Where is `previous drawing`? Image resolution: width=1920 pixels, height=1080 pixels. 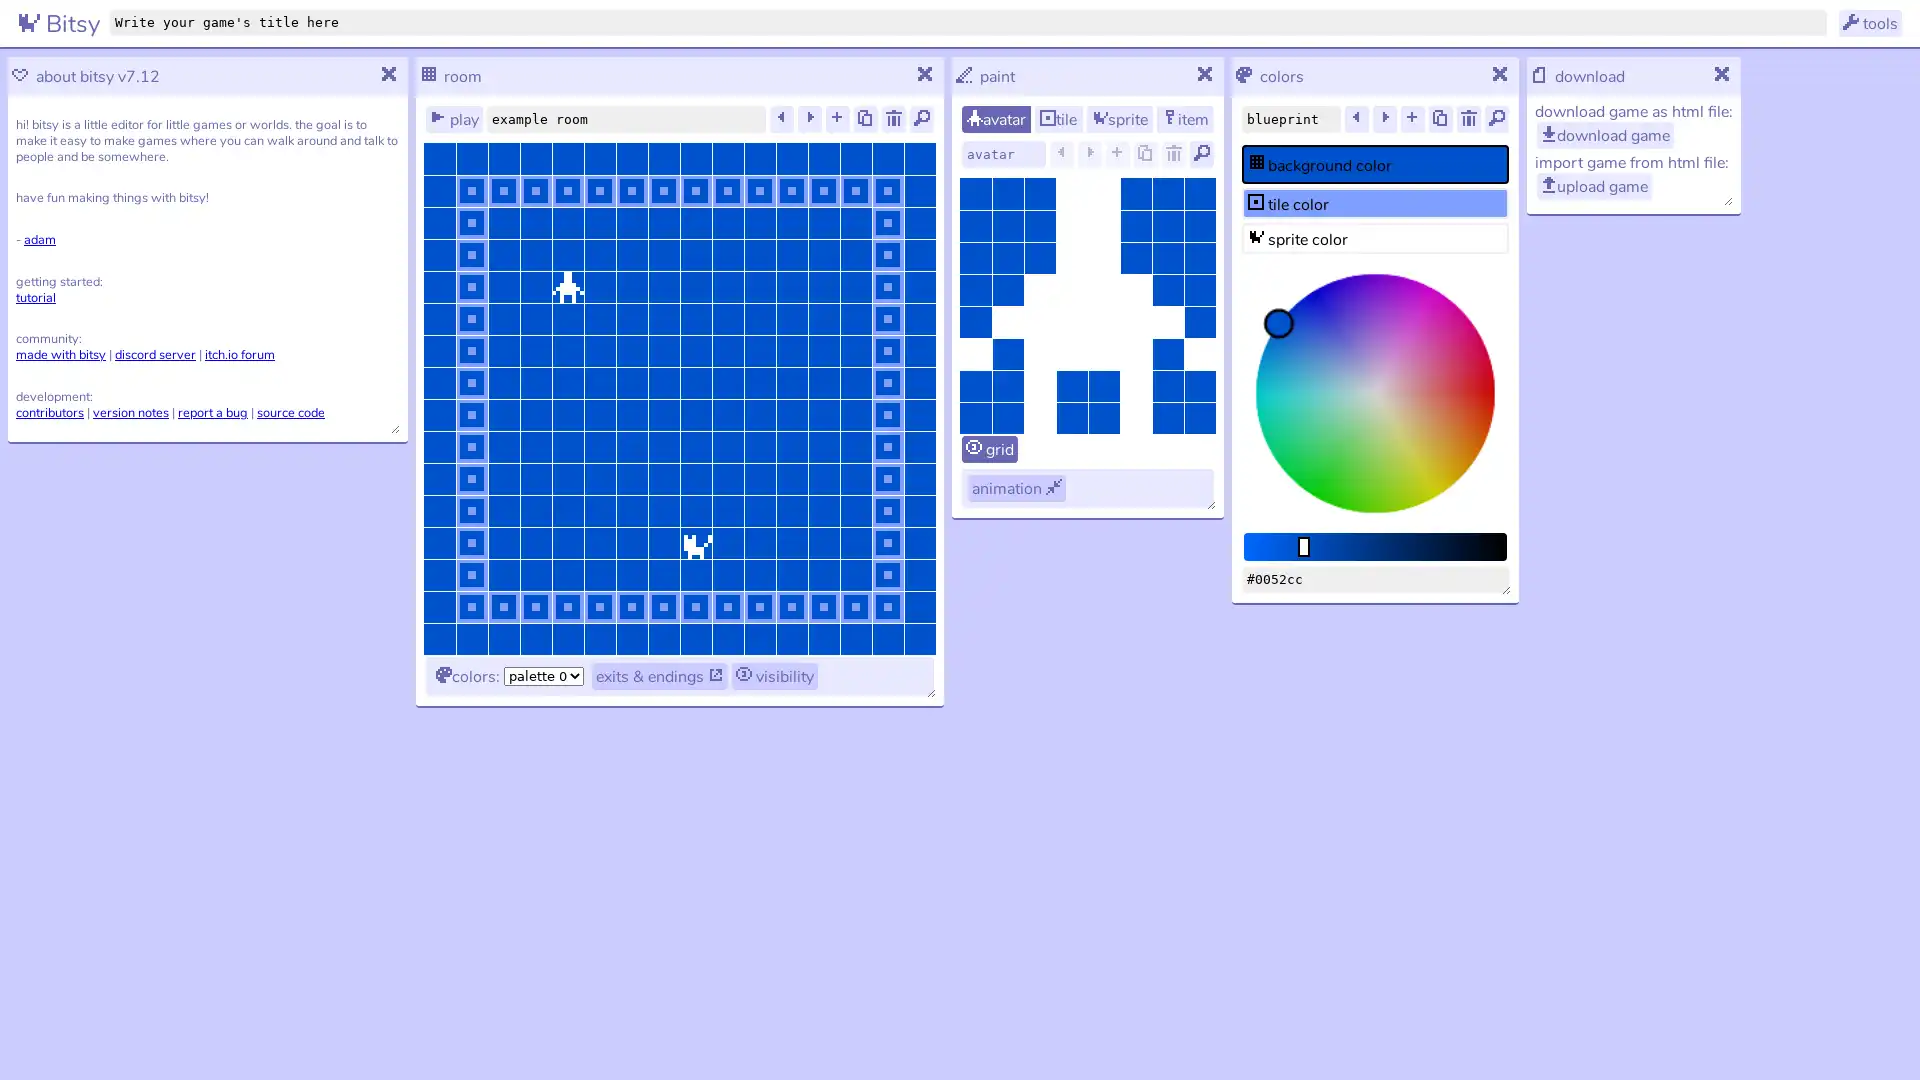
previous drawing is located at coordinates (1060, 153).